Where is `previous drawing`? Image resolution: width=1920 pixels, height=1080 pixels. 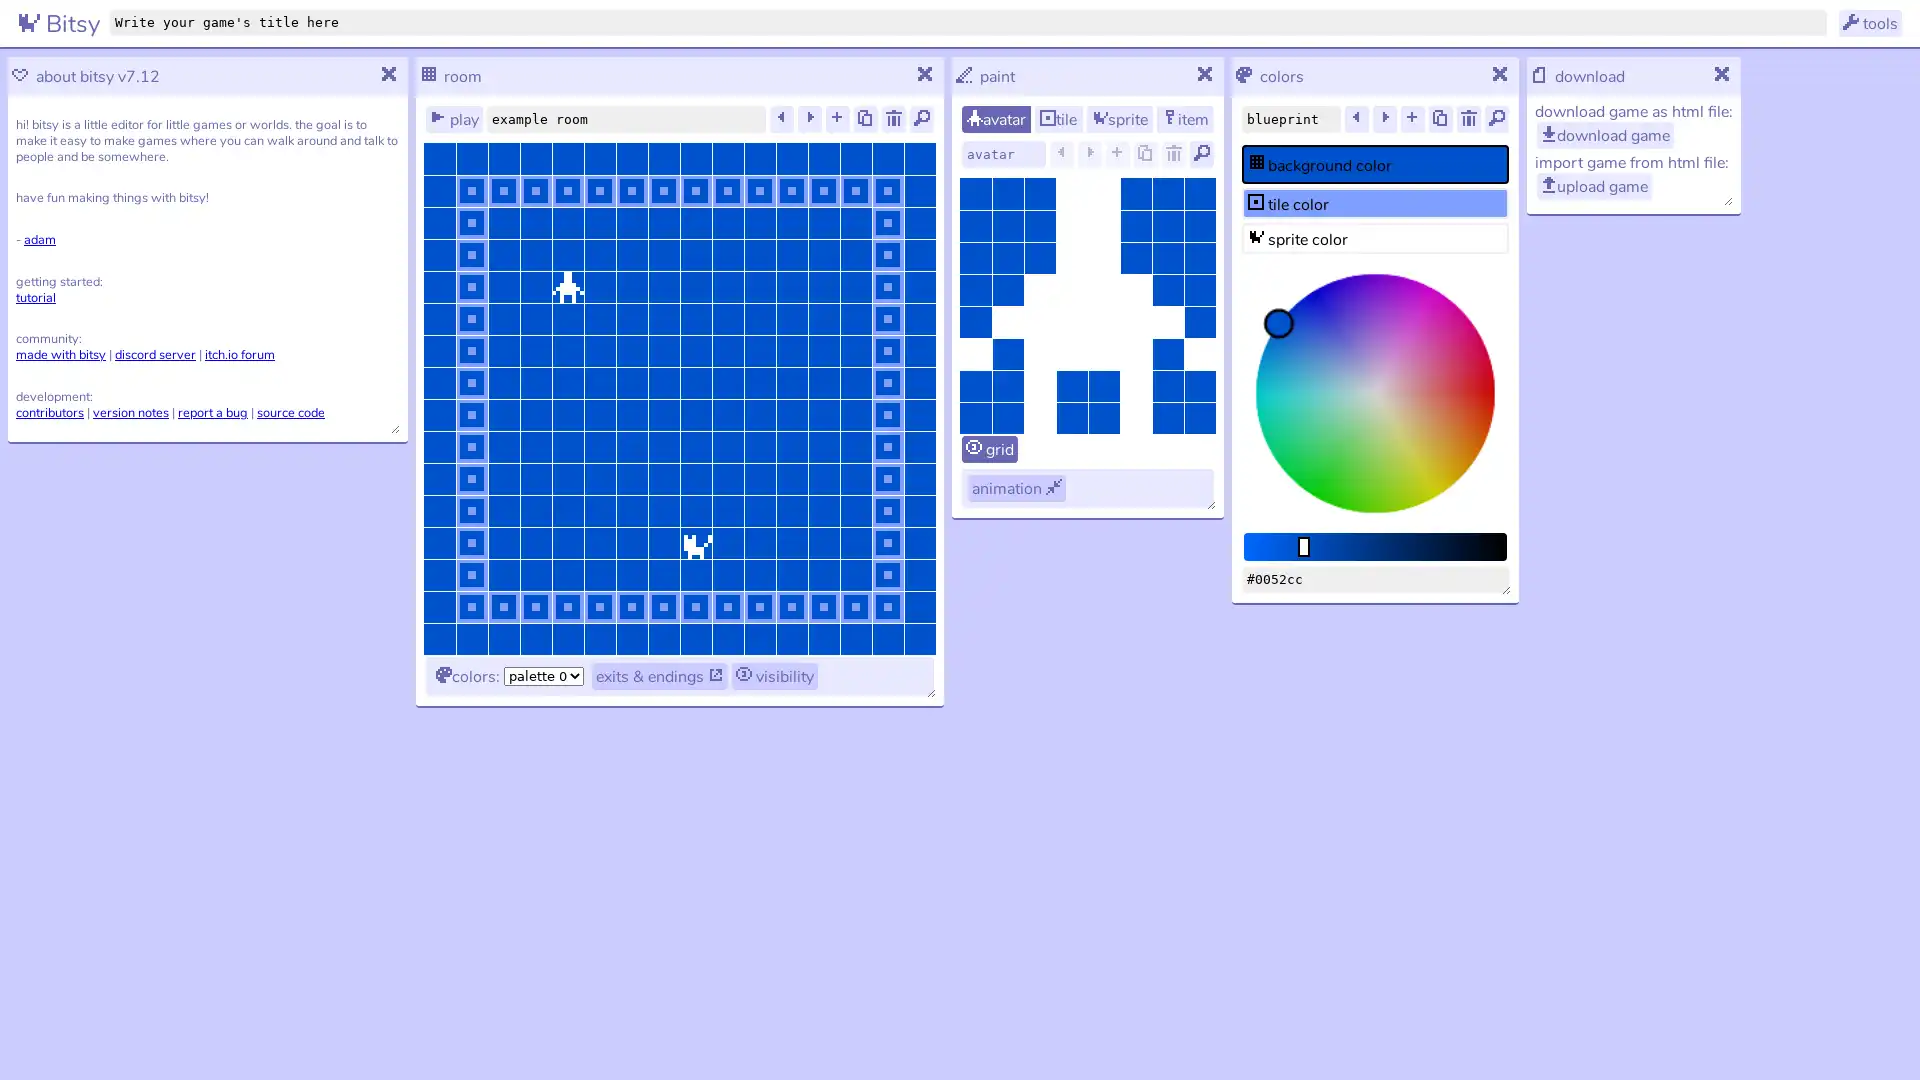
previous drawing is located at coordinates (1060, 153).